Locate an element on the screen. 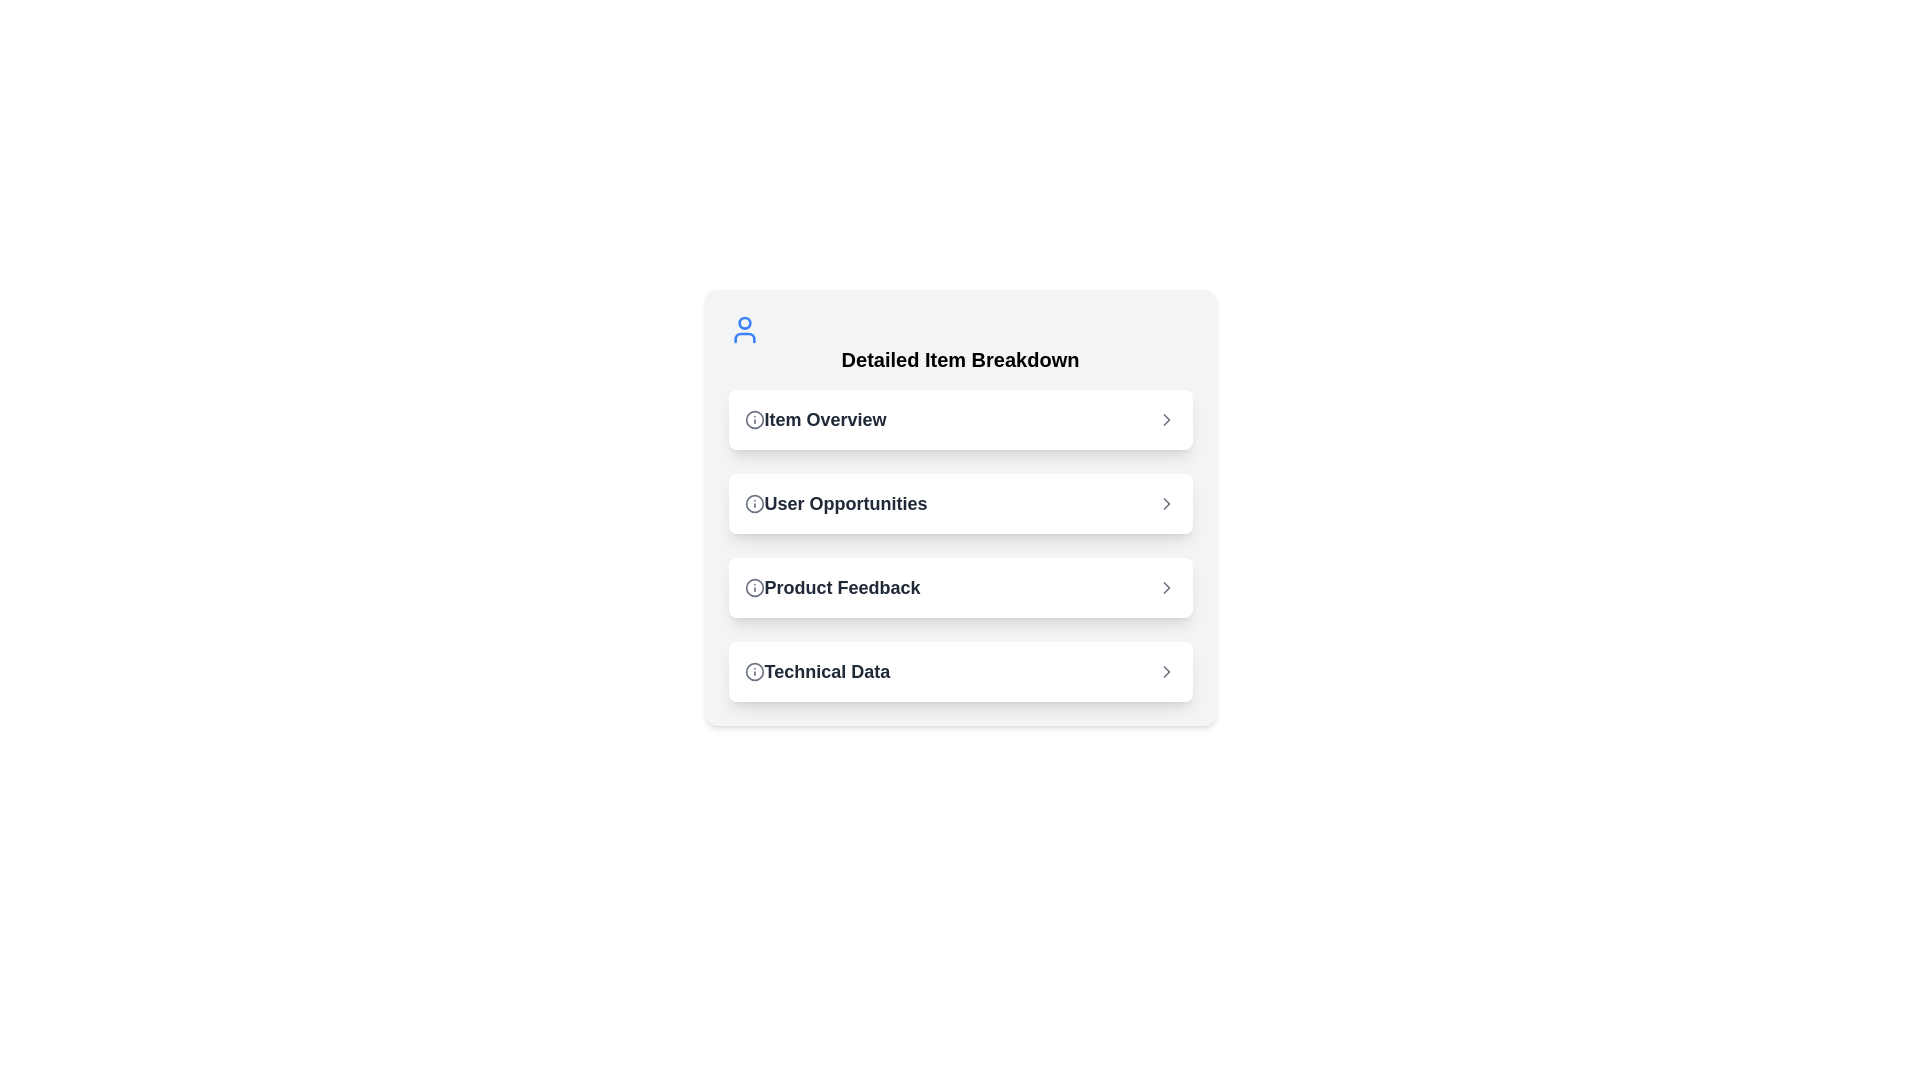  the navigation indicator icon located at the end of the 'User Opportunities' row in the vertically arranged list is located at coordinates (1166, 503).